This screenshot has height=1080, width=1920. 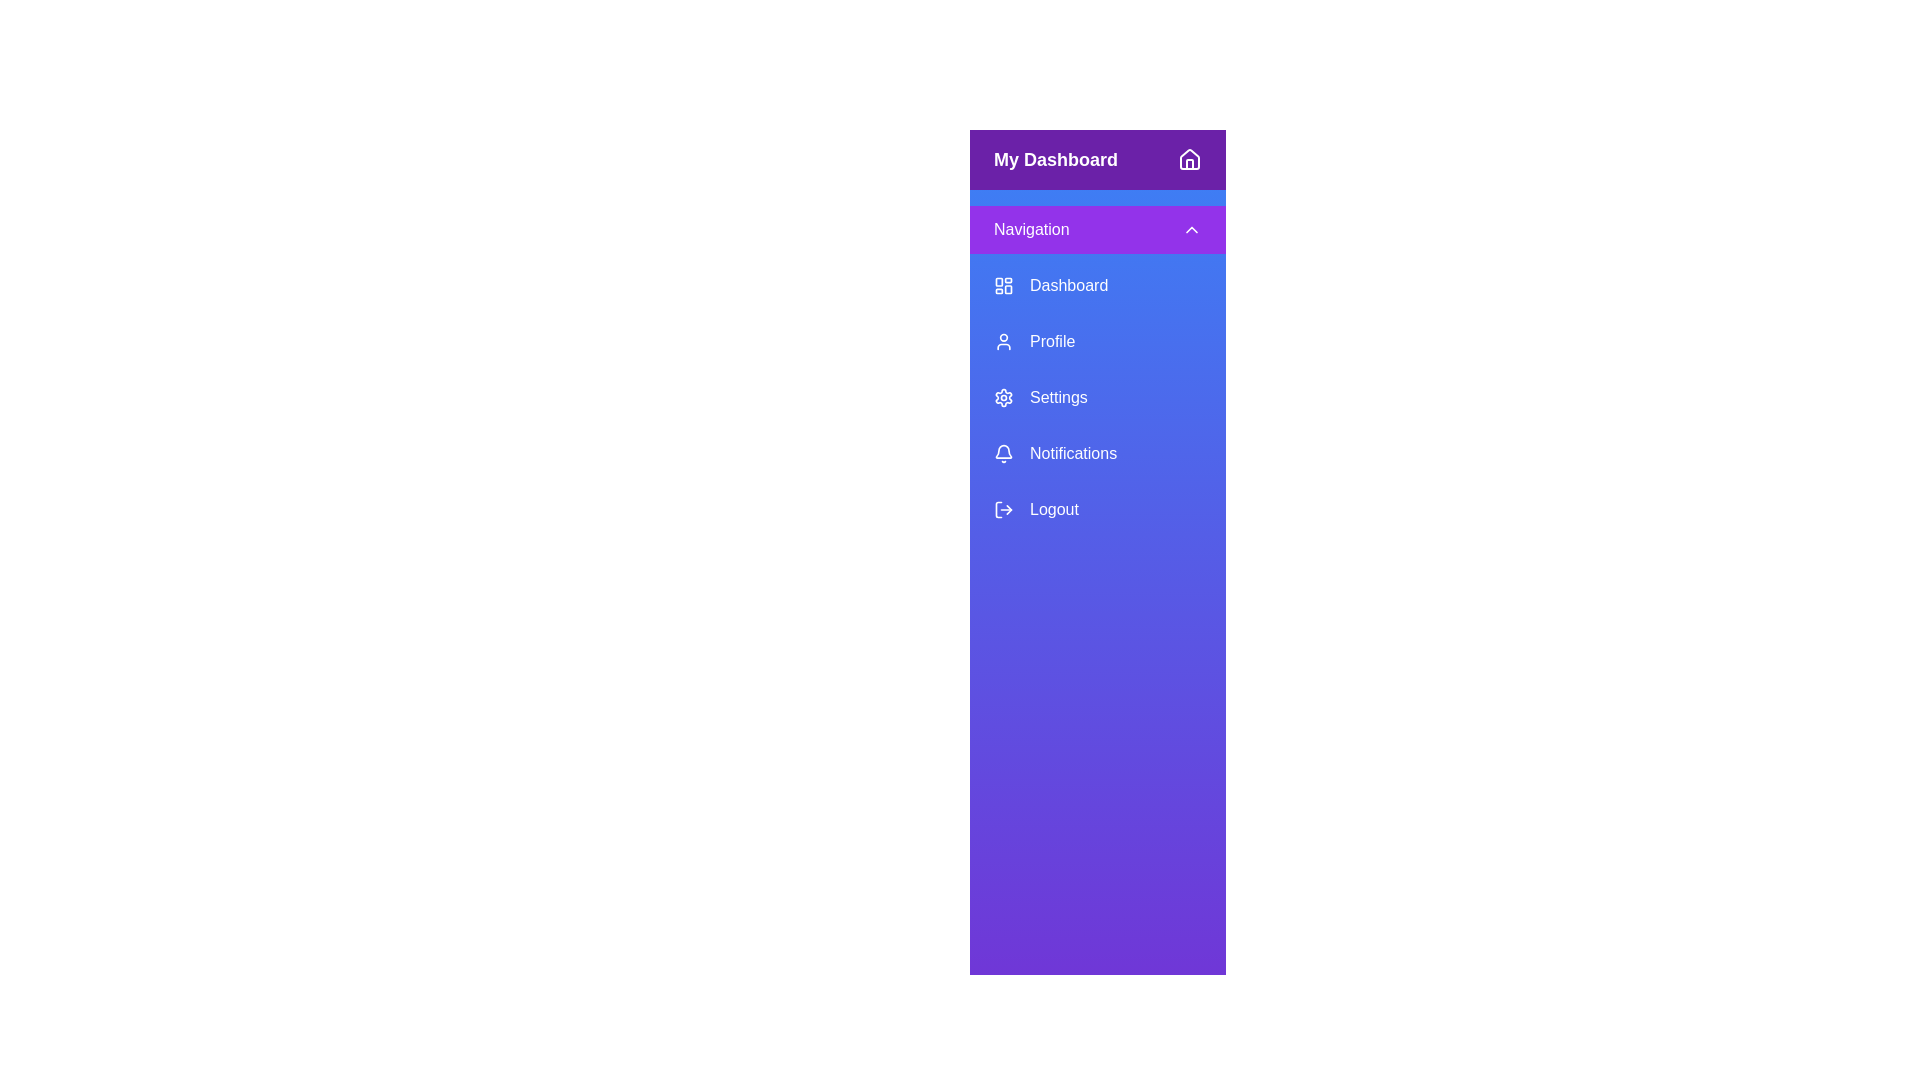 I want to click on the header section with a deep purple background containing the text 'My Dashboard' and a home icon, located at the top of the sidebar navigation, so click(x=1097, y=158).